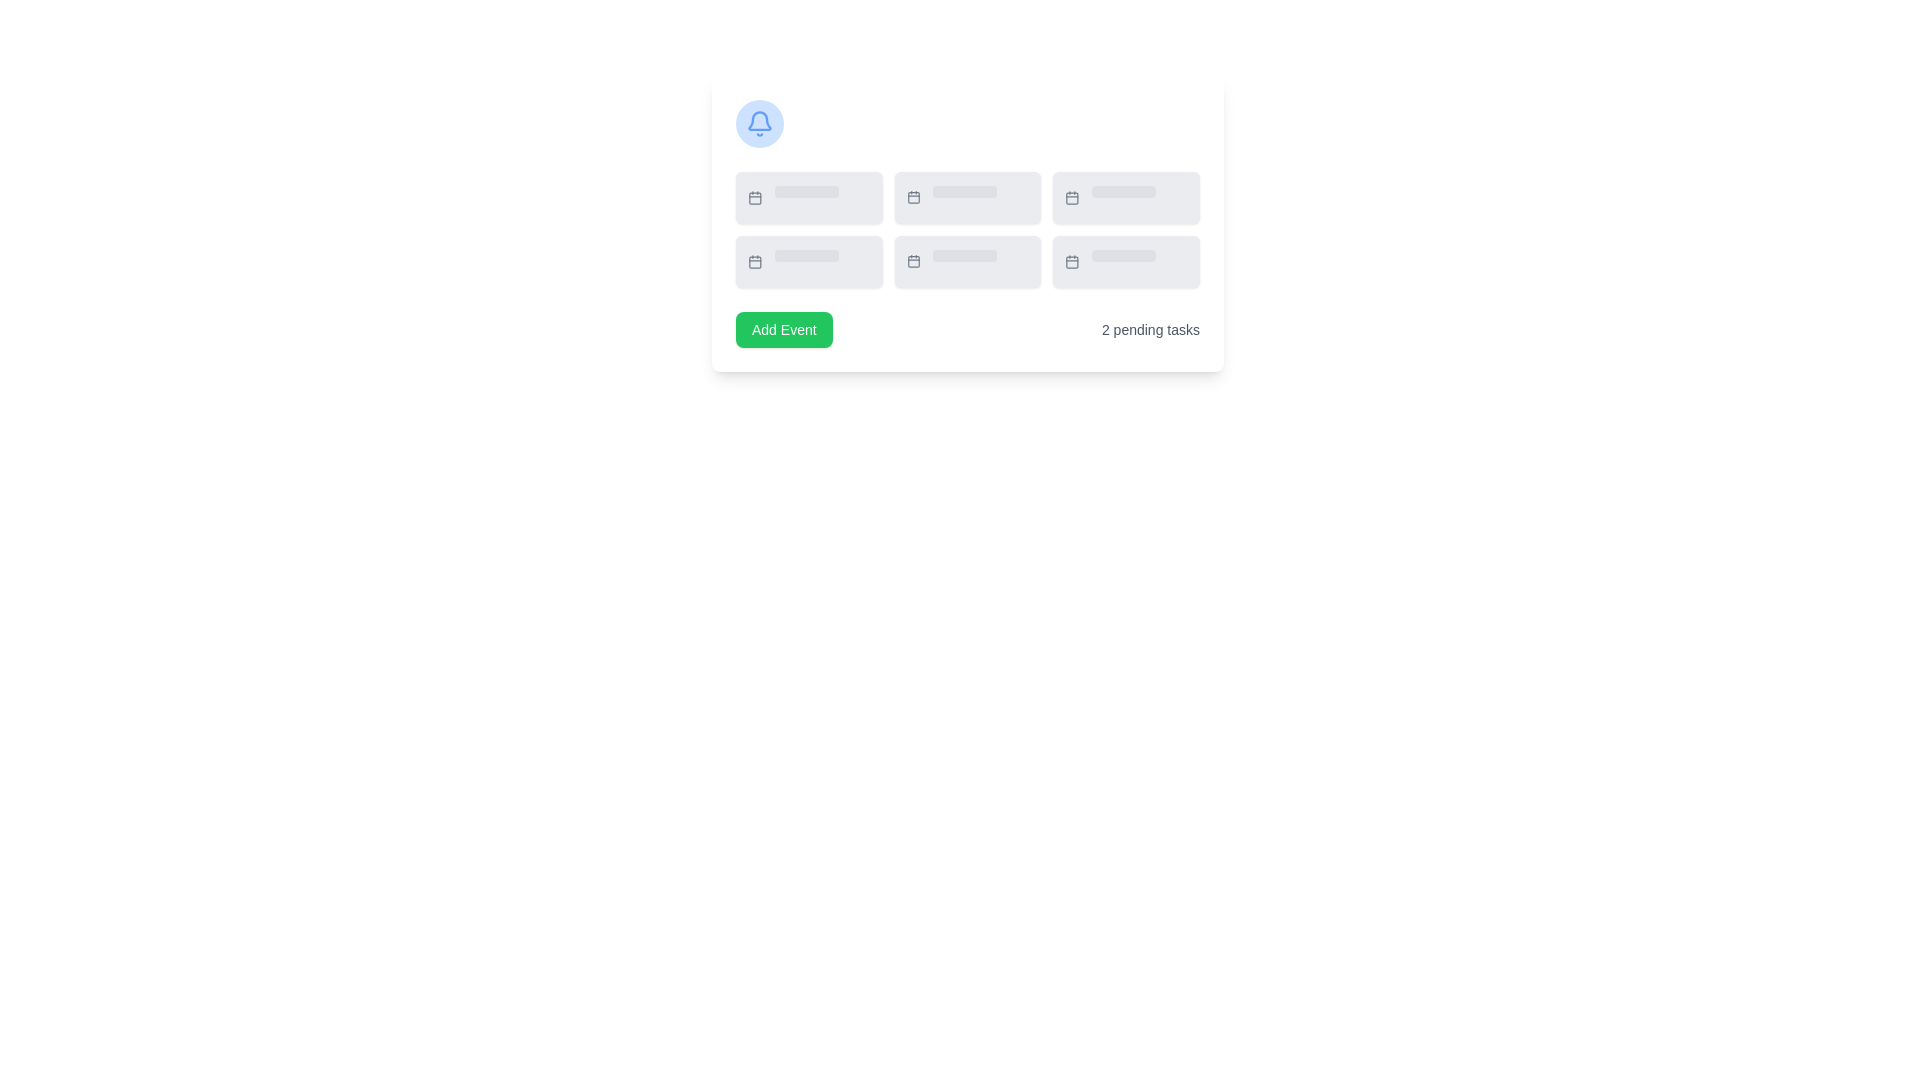 The width and height of the screenshot is (1920, 1080). What do you see at coordinates (1151, 329) in the screenshot?
I see `the informational Text Label that indicates the count of pending tasks, located to the right of the 'Add Event' button in the bottom-right area of a card-like structure` at bounding box center [1151, 329].